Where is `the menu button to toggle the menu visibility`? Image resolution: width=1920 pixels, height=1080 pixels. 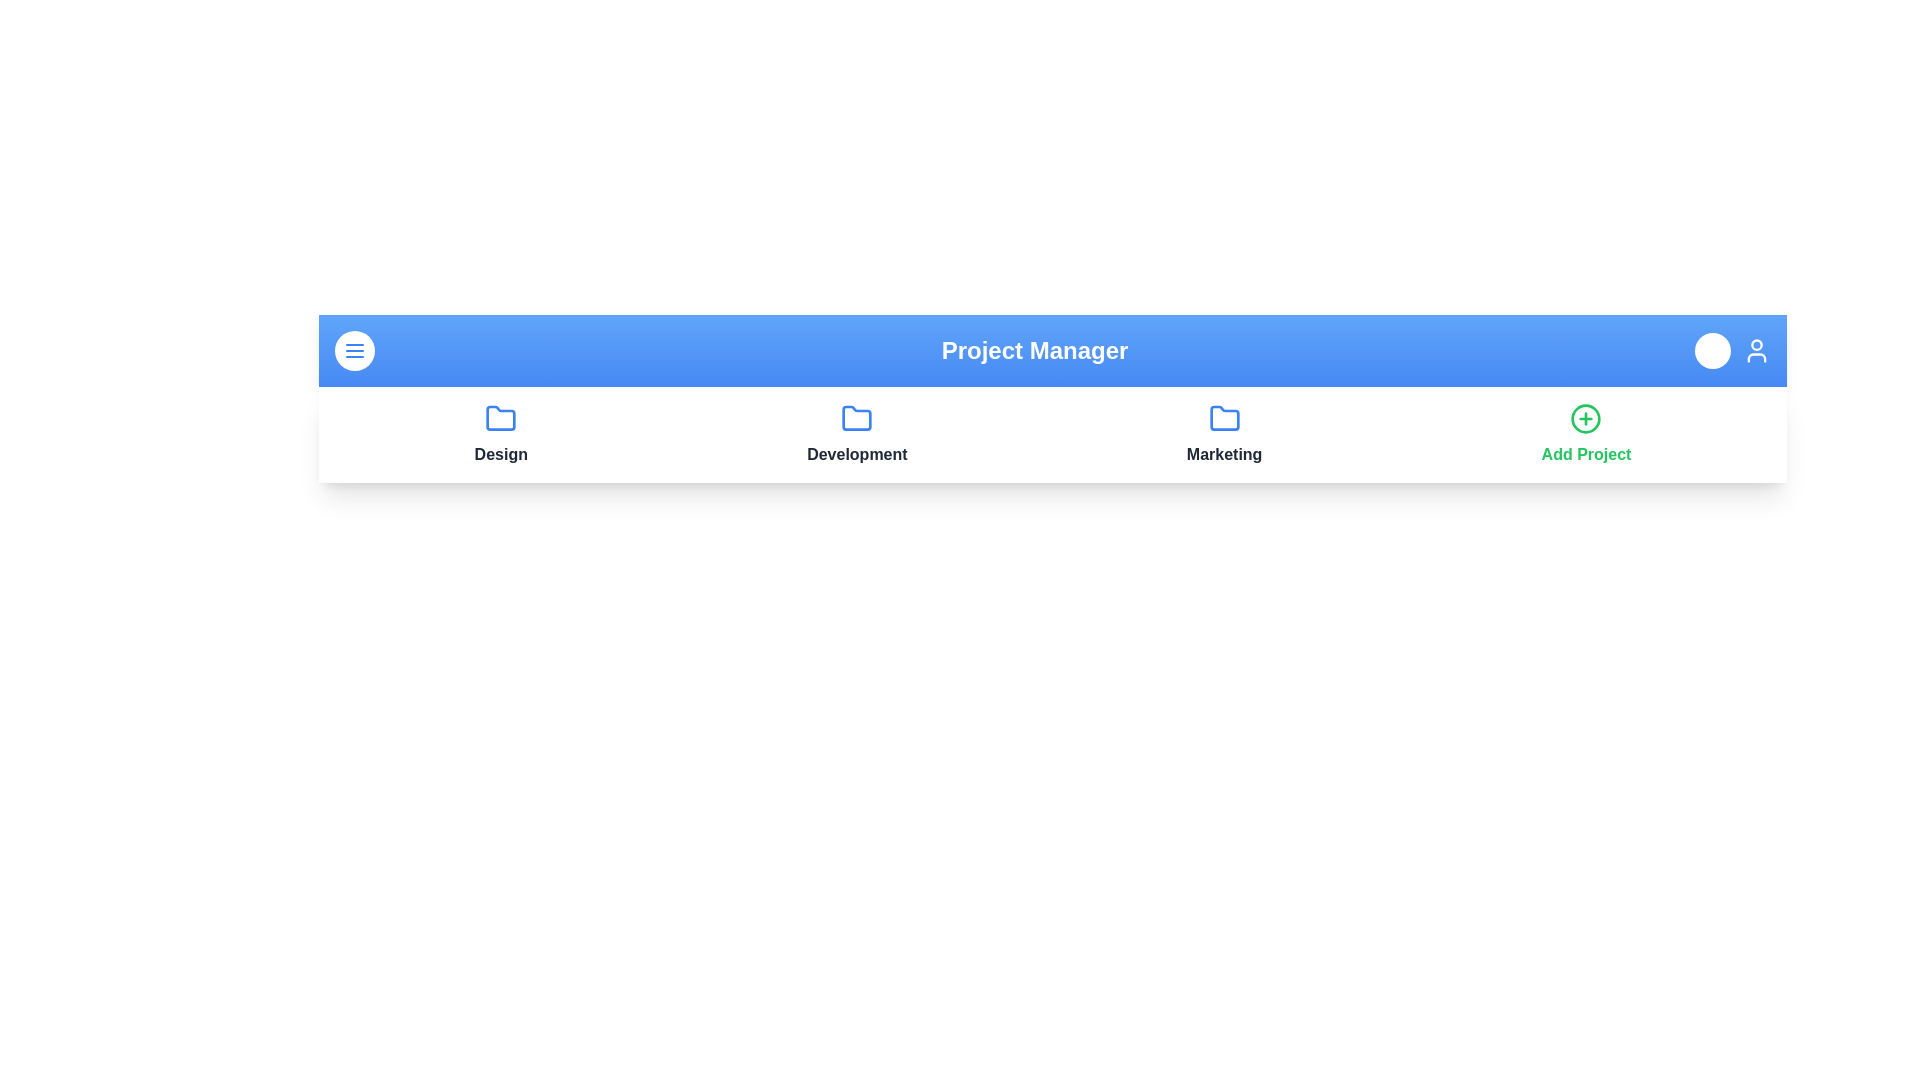 the menu button to toggle the menu visibility is located at coordinates (355, 350).